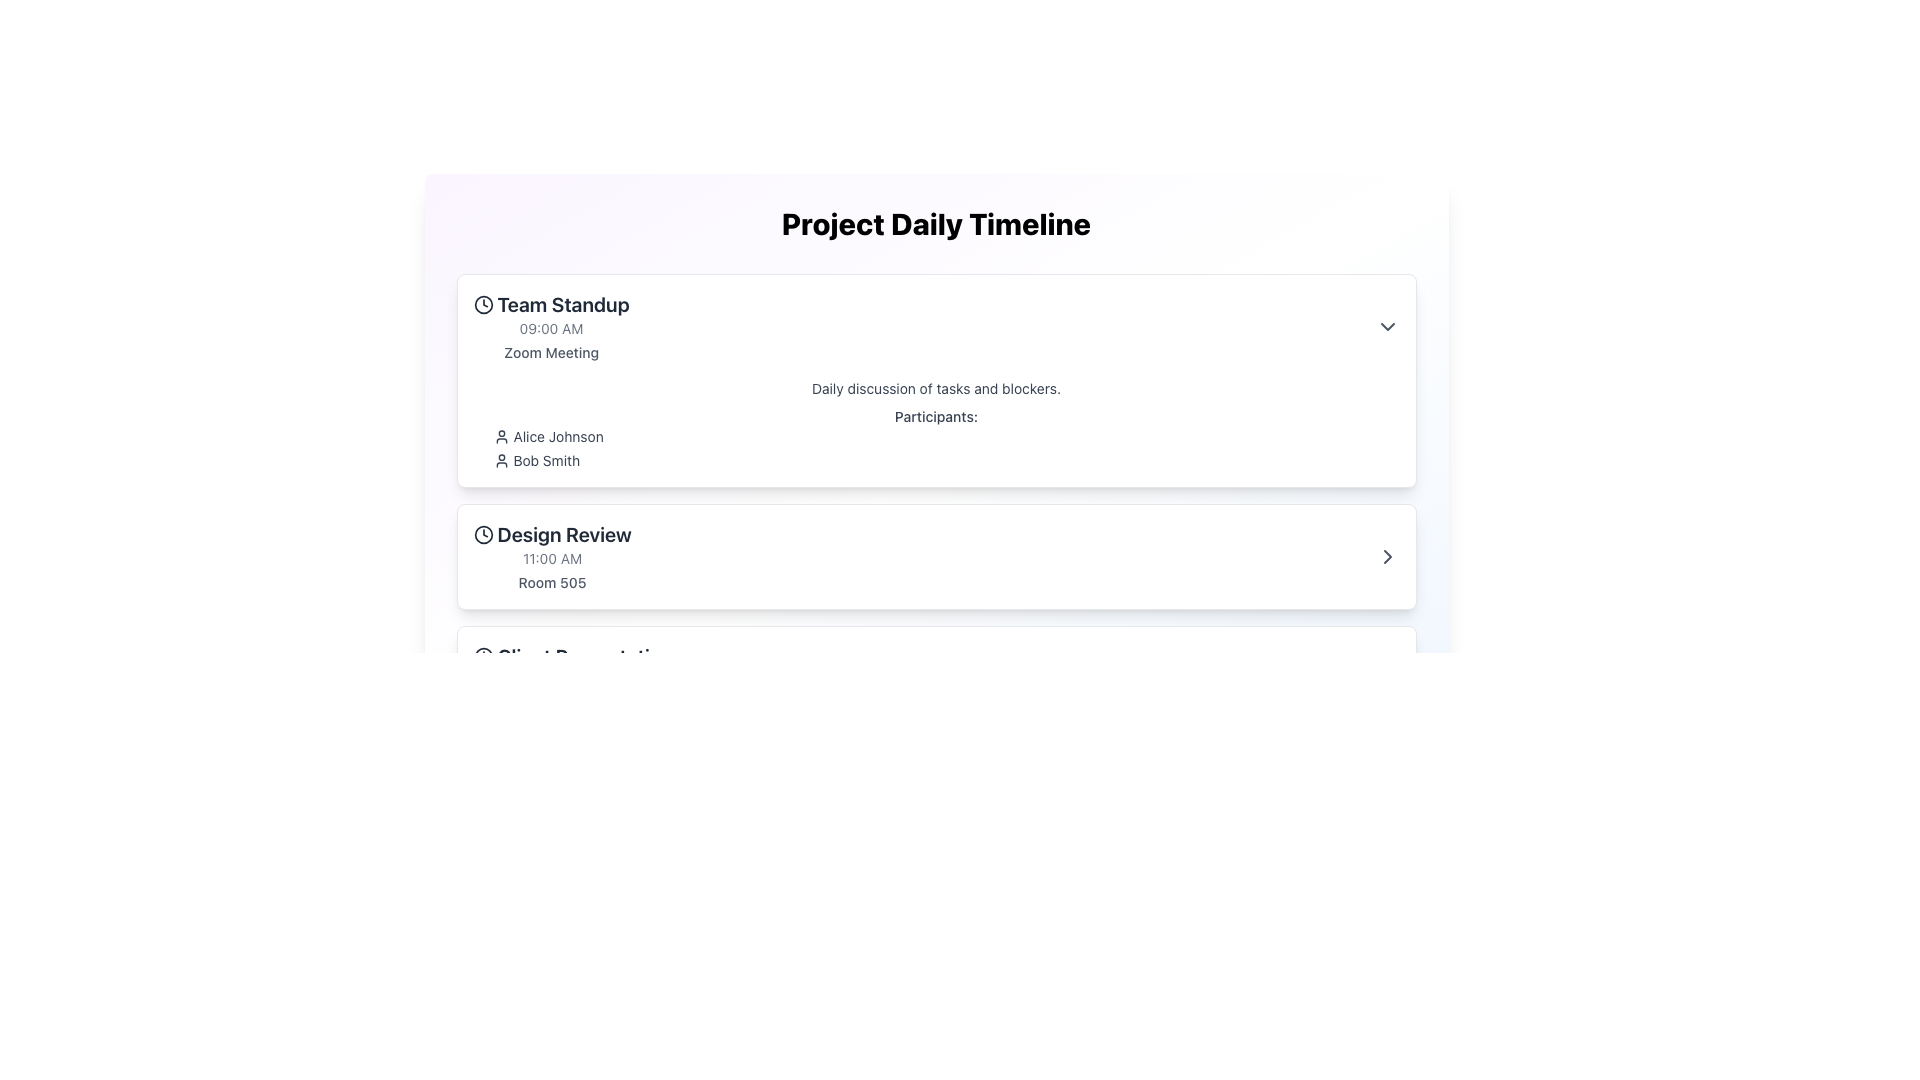 This screenshot has height=1080, width=1920. I want to click on the arrow on the right of the second list item in the vertically-stacked list, located below the 'Team Standup' item, so click(935, 556).